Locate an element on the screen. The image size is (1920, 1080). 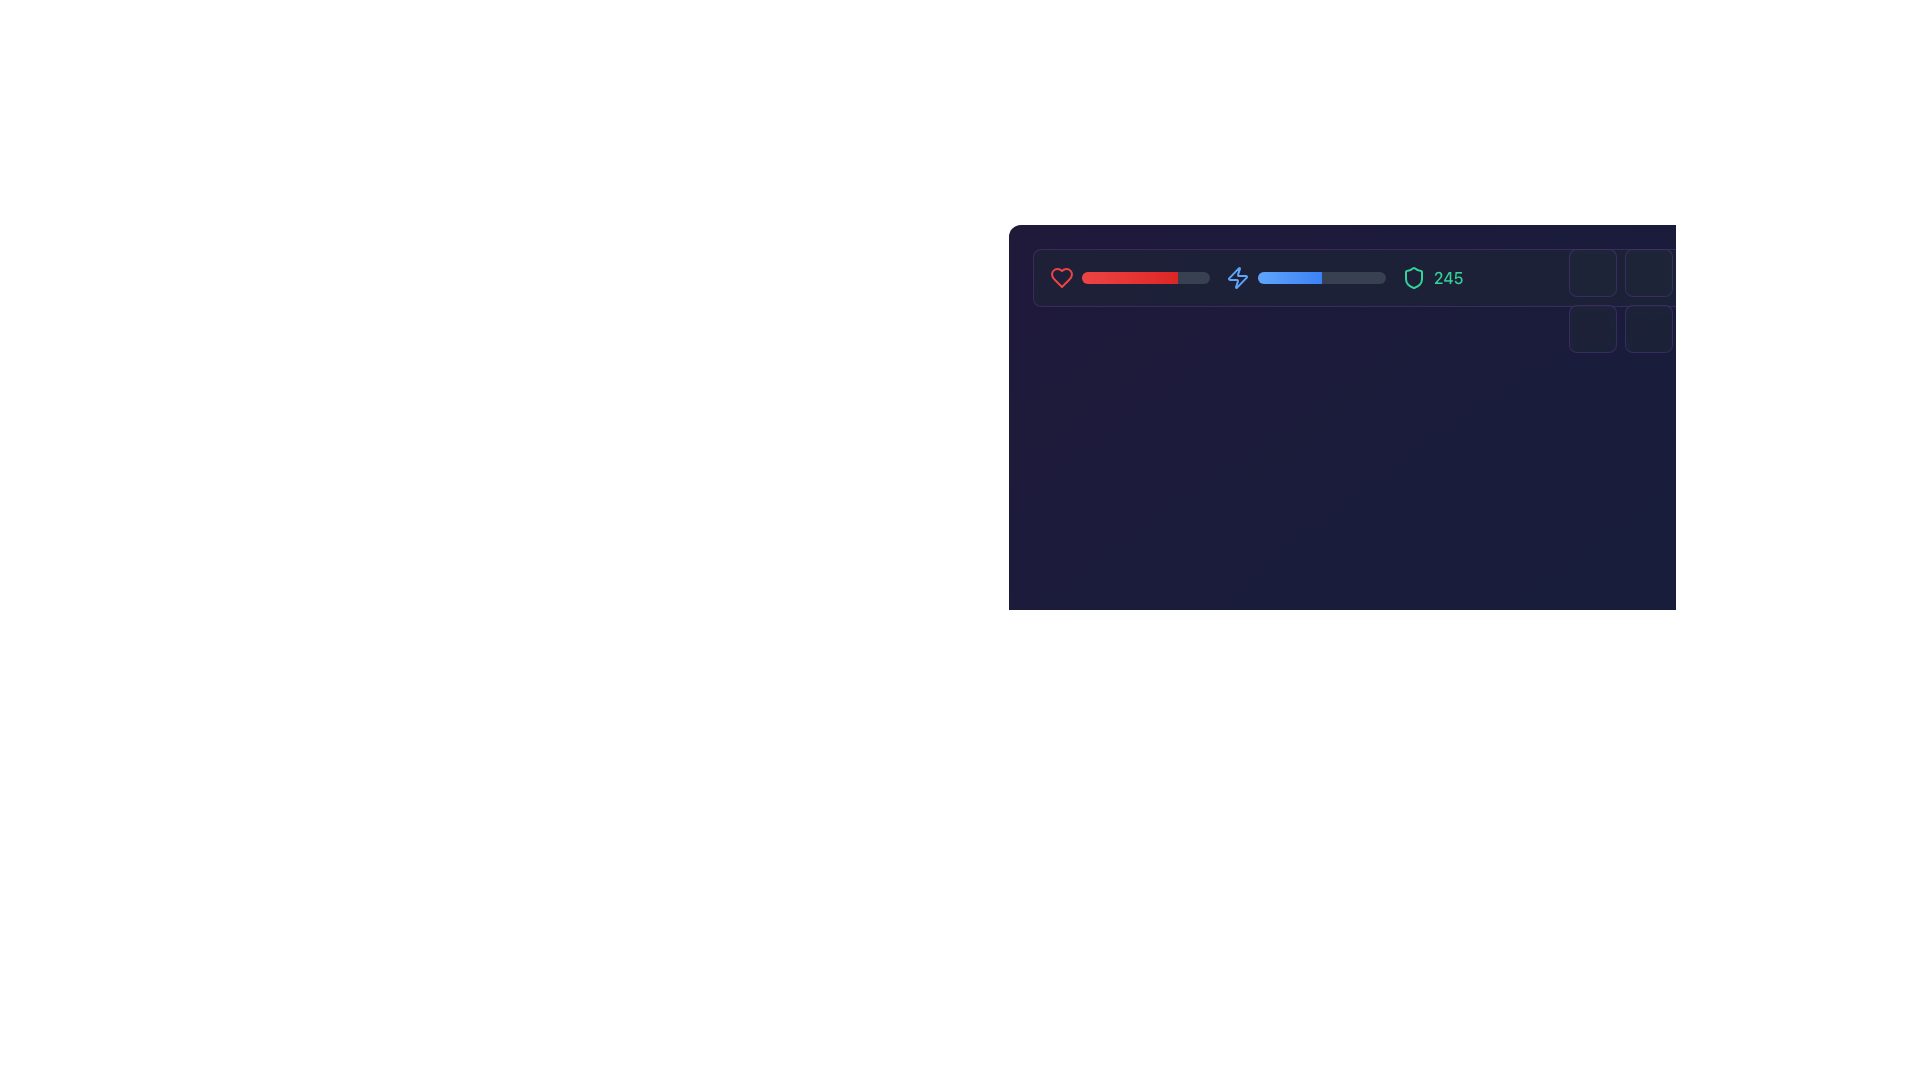
the Progress Indicator Segment located within the energy or resource progress bar in the upper section of the interface is located at coordinates (1290, 277).